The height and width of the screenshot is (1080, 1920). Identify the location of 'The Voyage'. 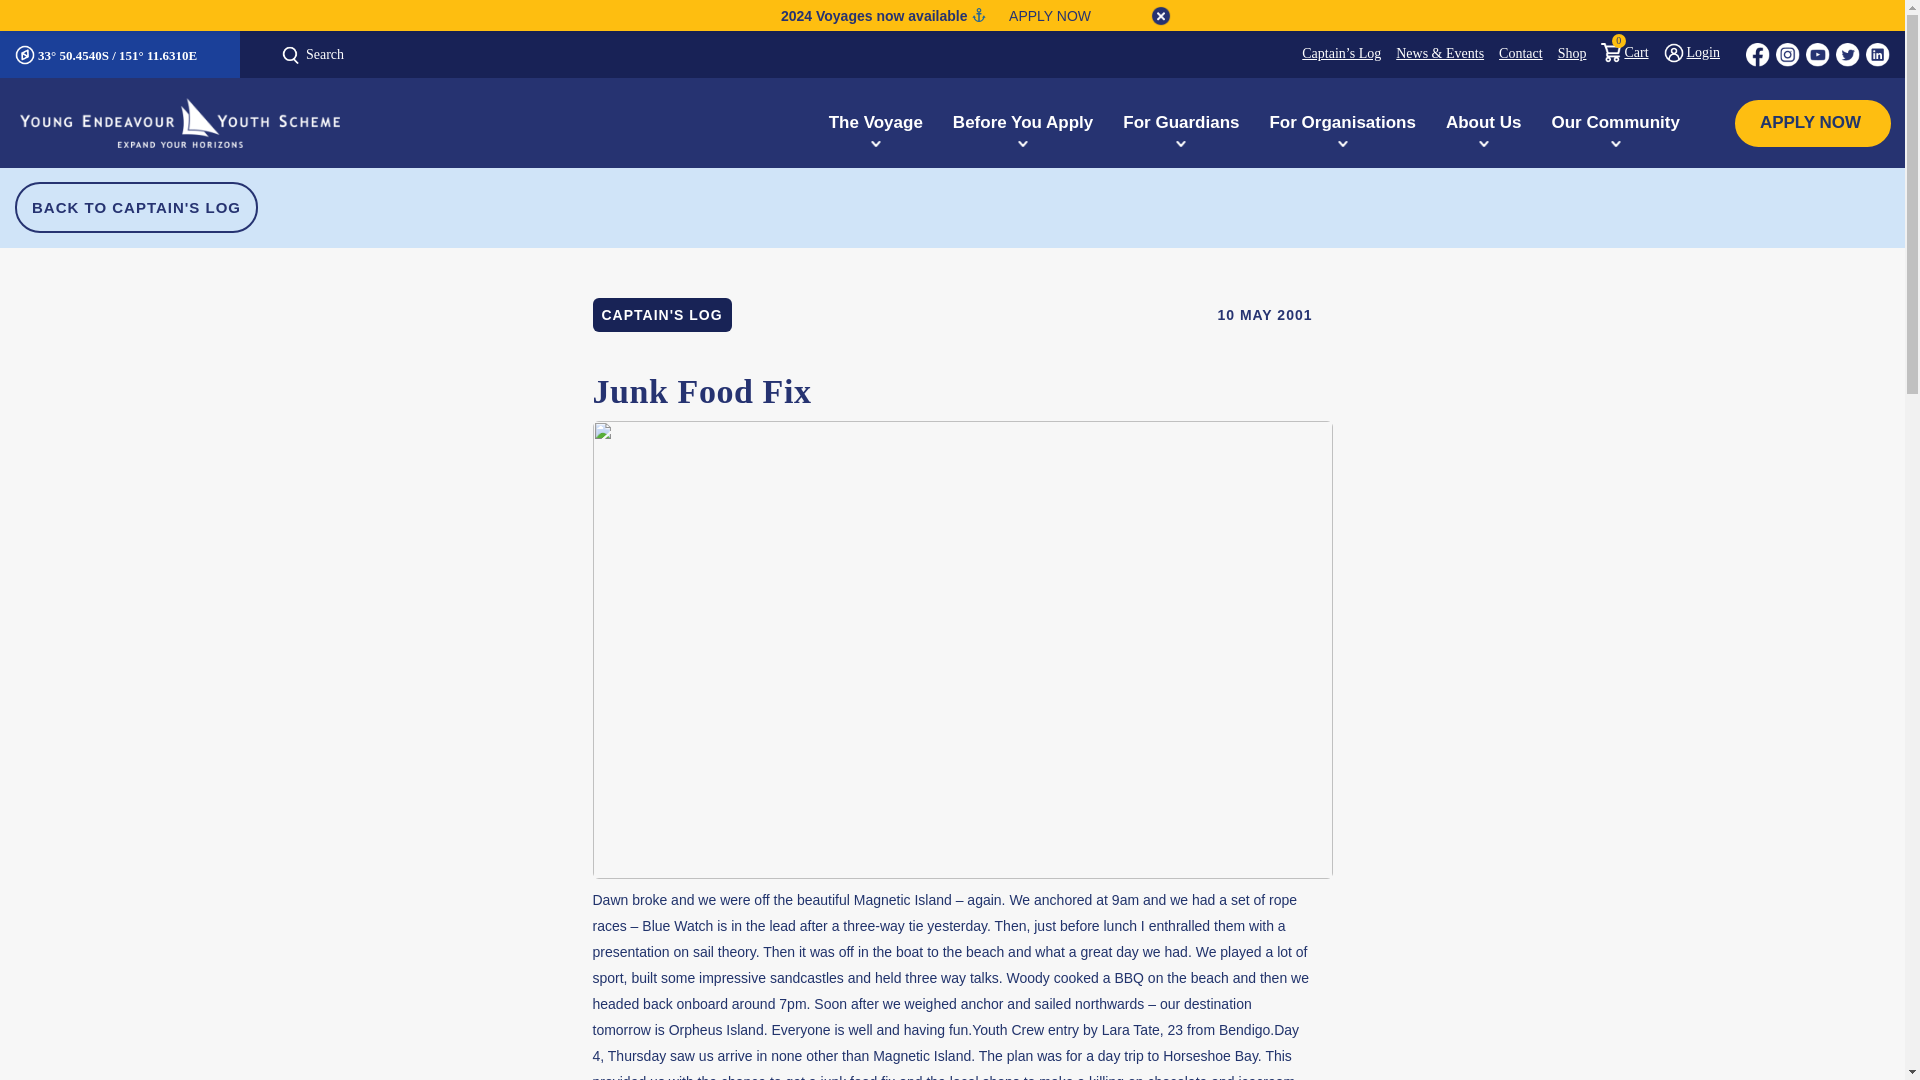
(814, 123).